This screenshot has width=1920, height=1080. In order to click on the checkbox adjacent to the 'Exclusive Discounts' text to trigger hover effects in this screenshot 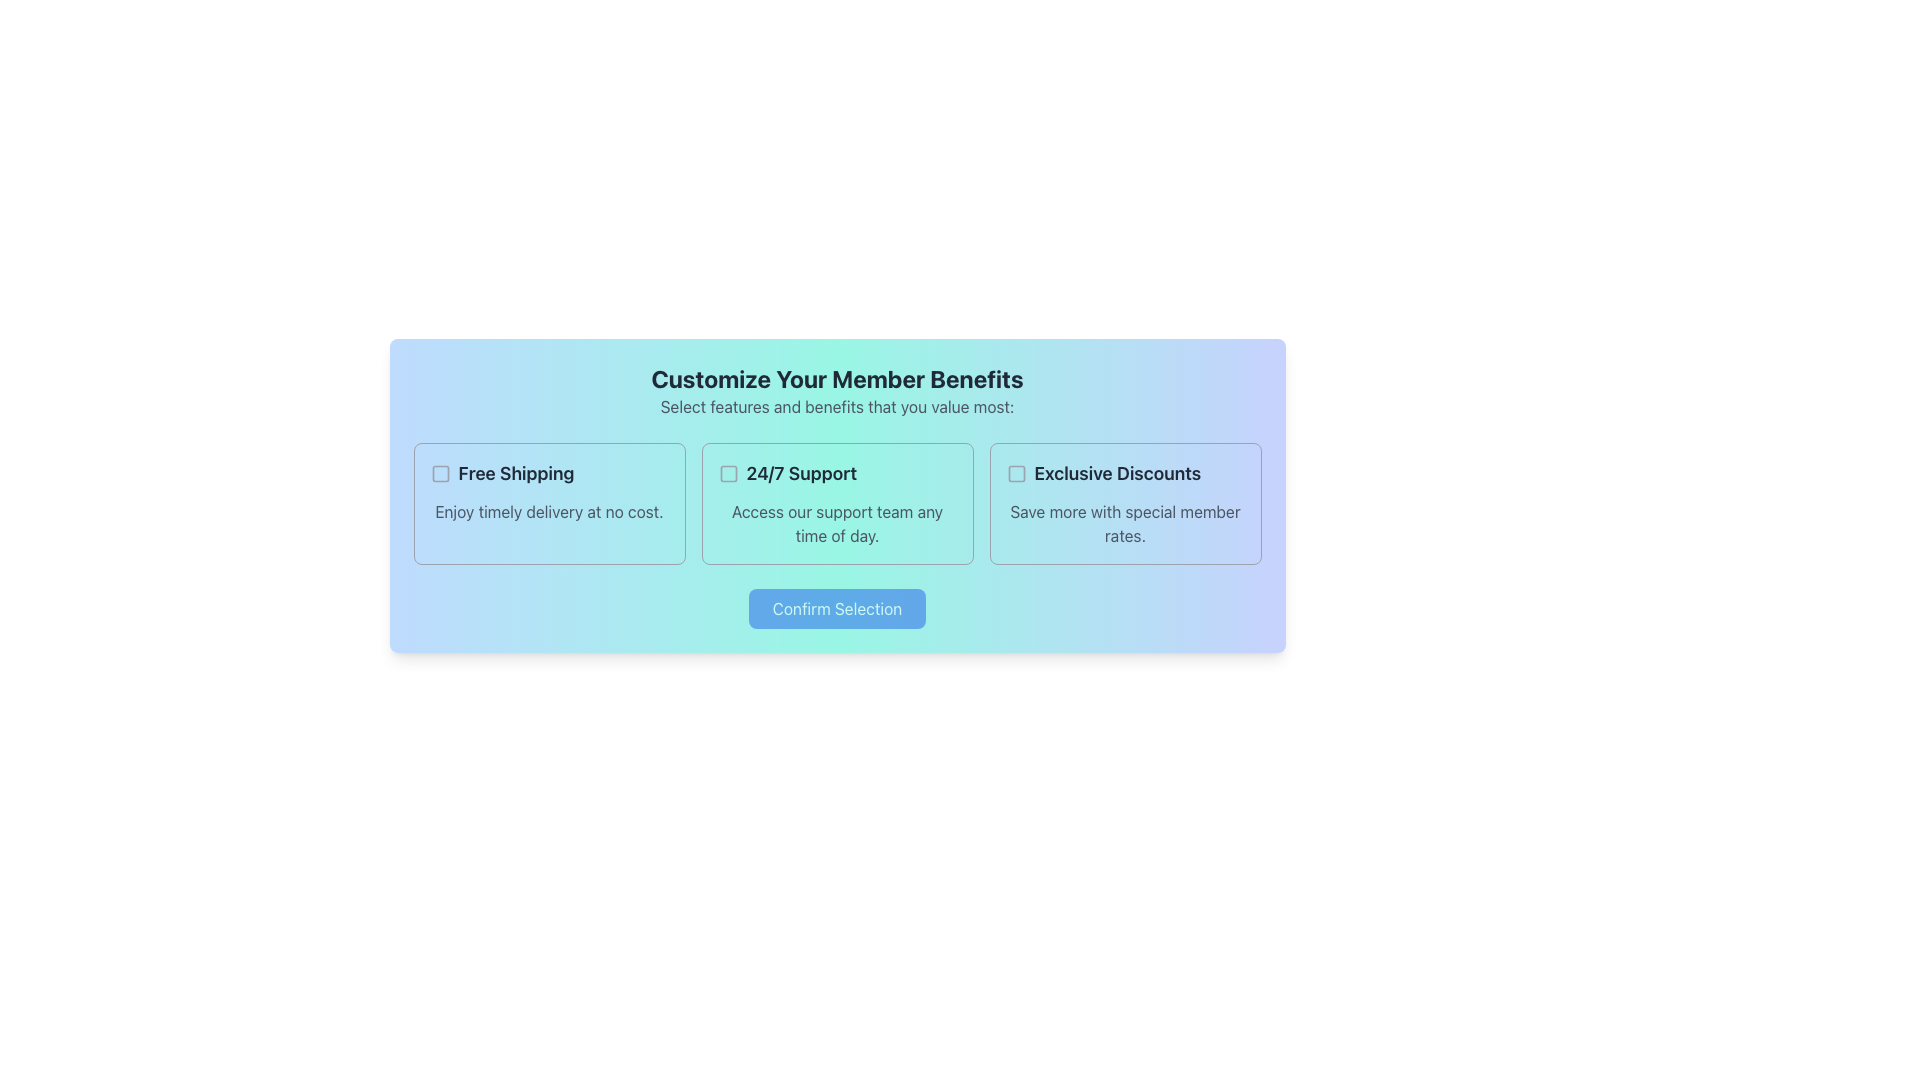, I will do `click(1016, 474)`.